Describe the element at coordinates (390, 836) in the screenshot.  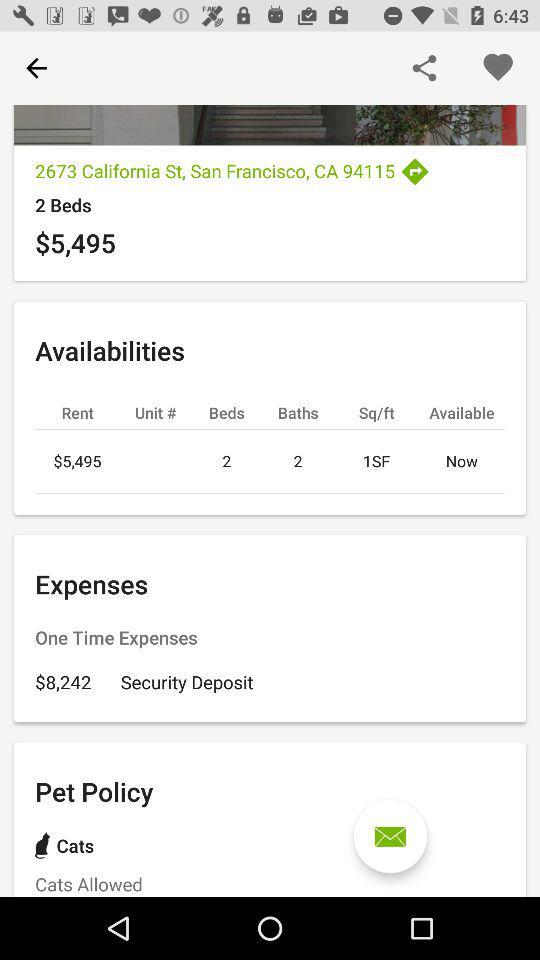
I see `un buen alquiler que te parece` at that location.